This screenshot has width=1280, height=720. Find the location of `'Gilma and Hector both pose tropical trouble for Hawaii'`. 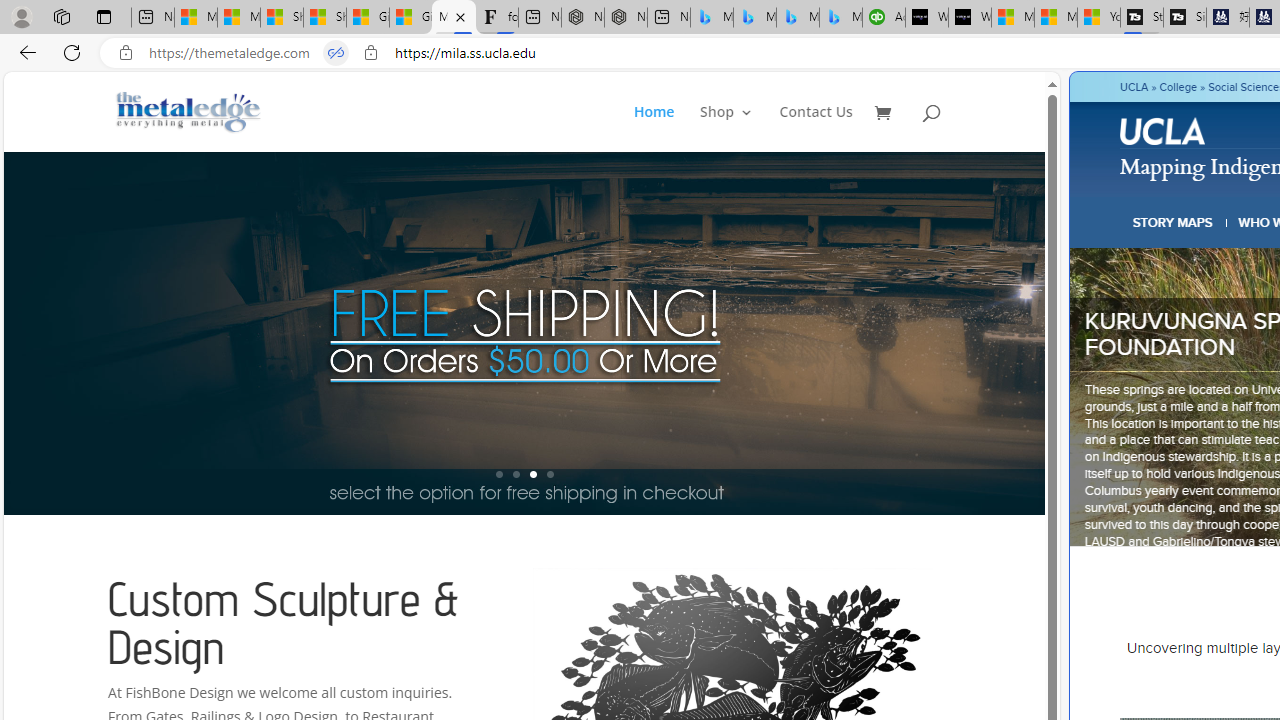

'Gilma and Hector both pose tropical trouble for Hawaii' is located at coordinates (410, 17).